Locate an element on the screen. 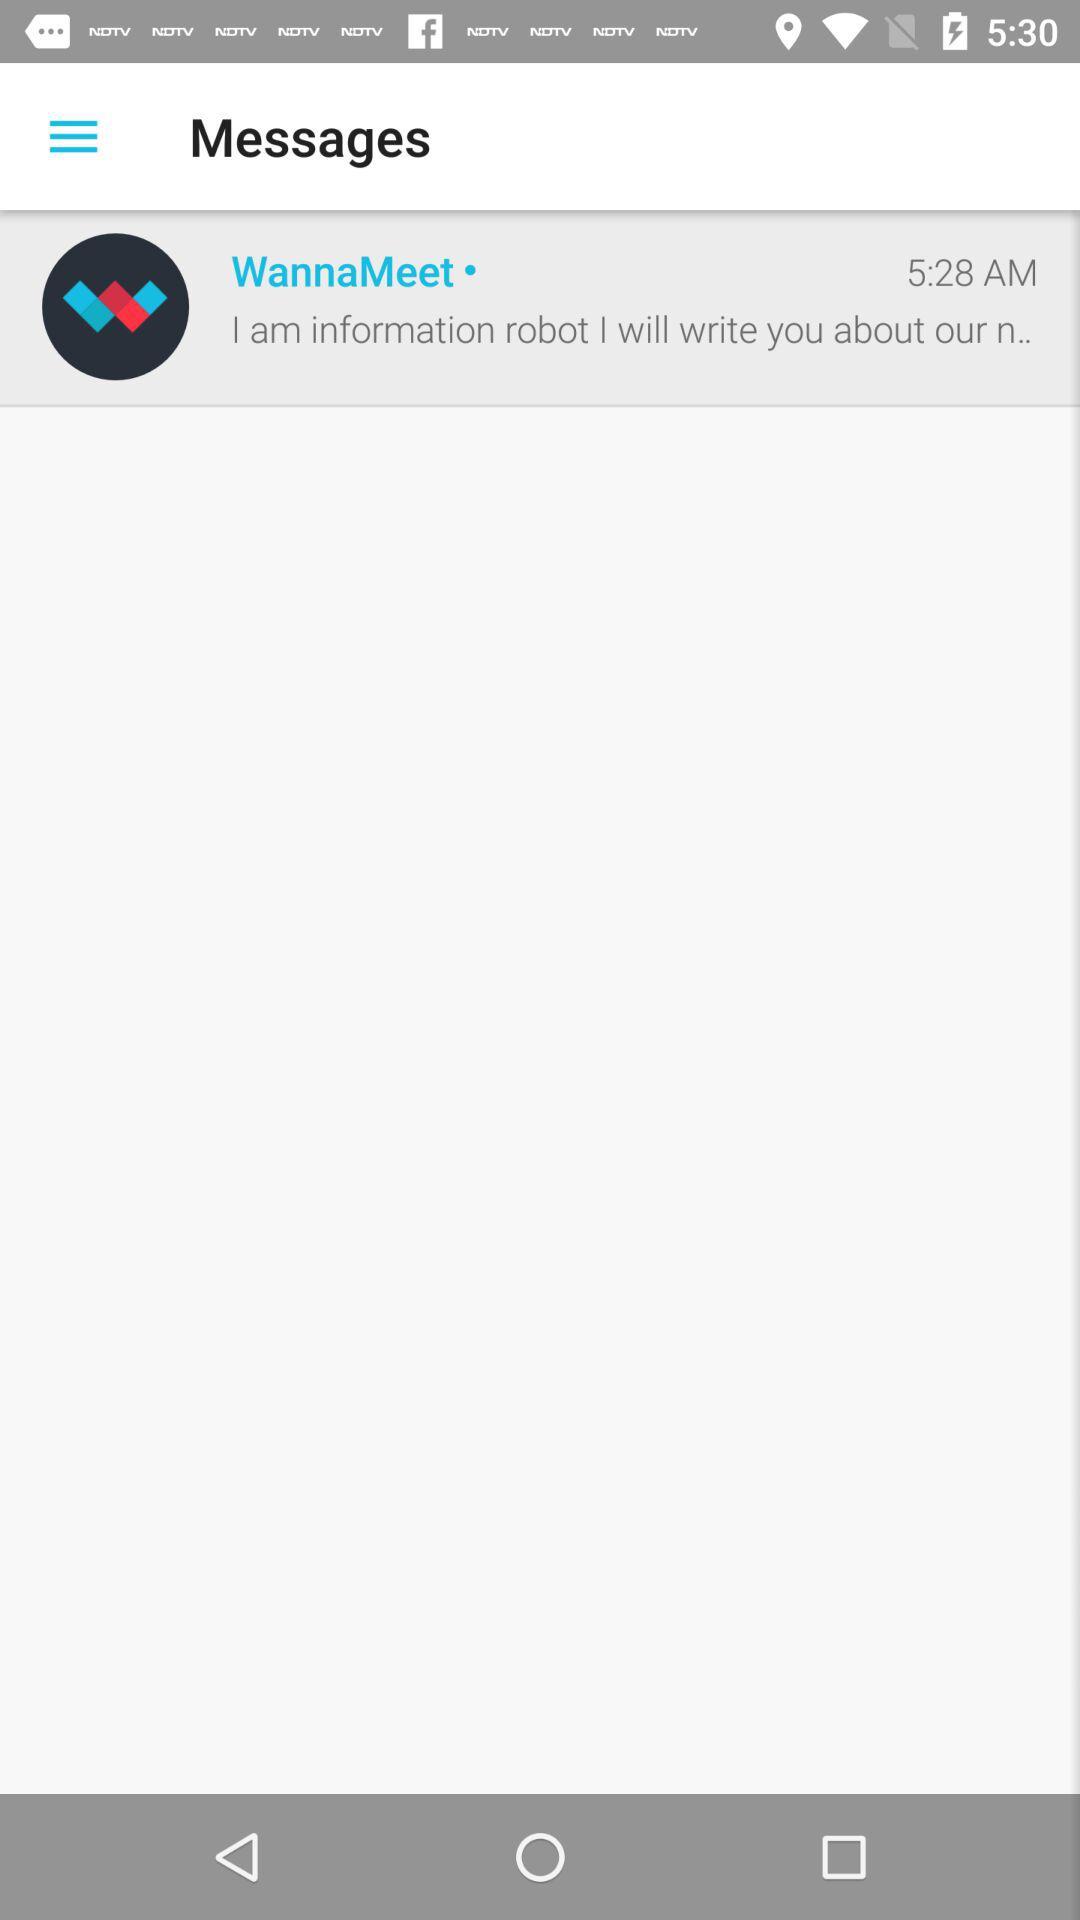 The width and height of the screenshot is (1080, 1920). the item at the top right corner is located at coordinates (971, 270).